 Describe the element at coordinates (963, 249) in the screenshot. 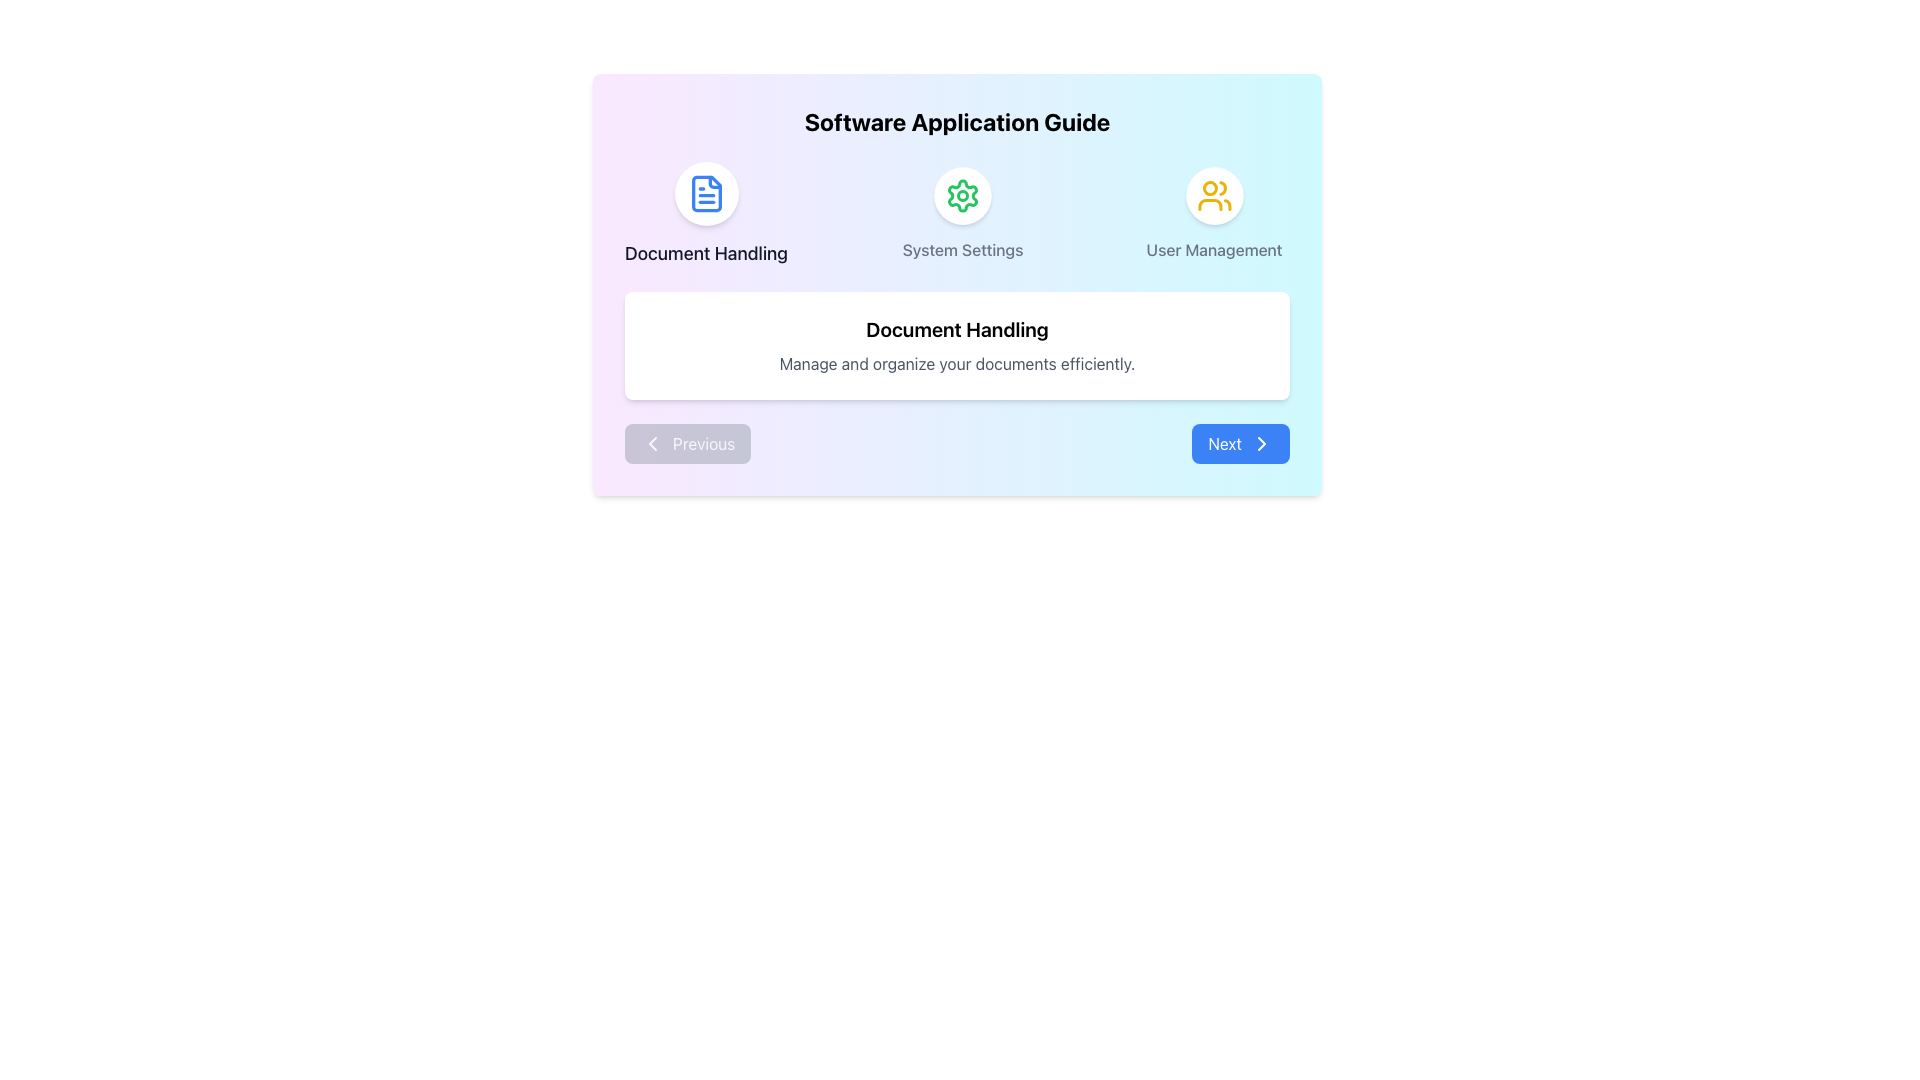

I see `the 'System Settings' label, which displays the words in gray color and is positioned centrally below the gear icon` at that location.